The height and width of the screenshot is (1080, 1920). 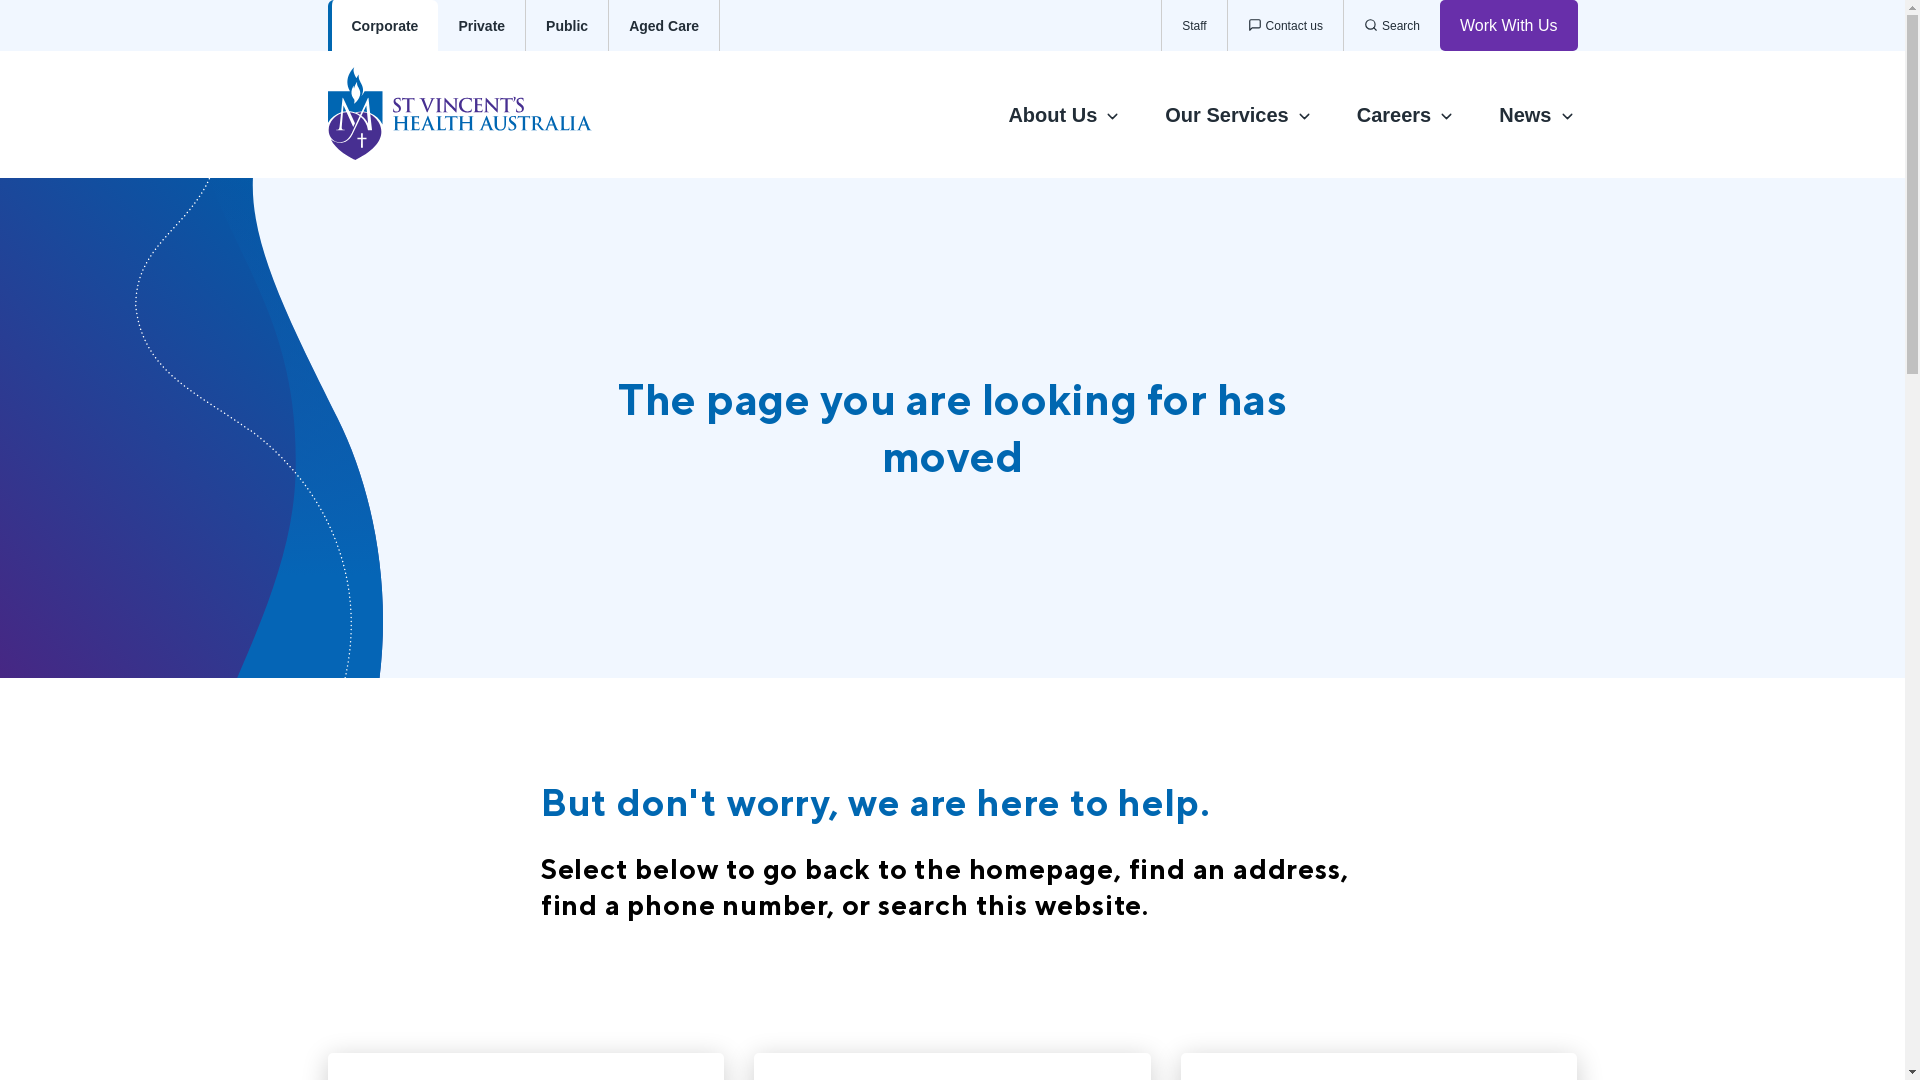 I want to click on 'Staff', so click(x=1193, y=25).